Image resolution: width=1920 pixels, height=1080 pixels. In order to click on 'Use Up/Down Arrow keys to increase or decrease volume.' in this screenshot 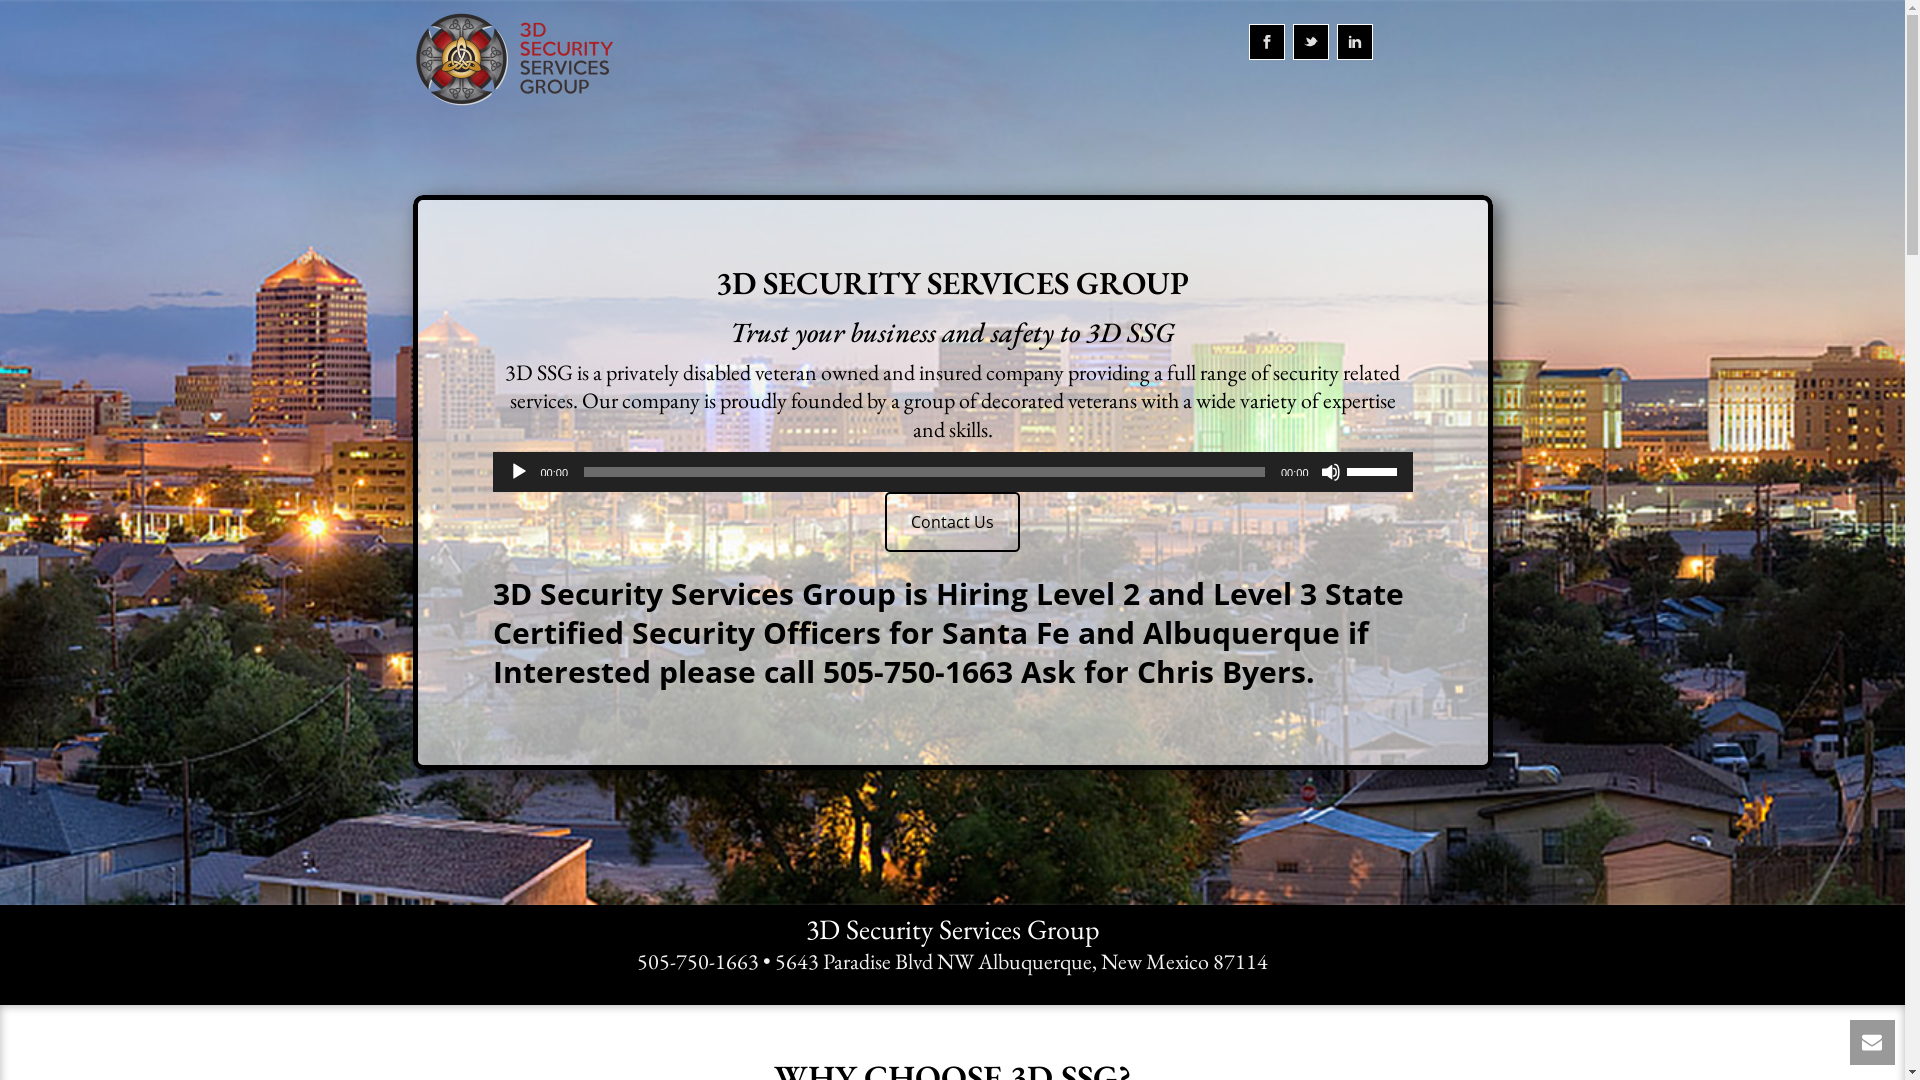, I will do `click(1372, 470)`.